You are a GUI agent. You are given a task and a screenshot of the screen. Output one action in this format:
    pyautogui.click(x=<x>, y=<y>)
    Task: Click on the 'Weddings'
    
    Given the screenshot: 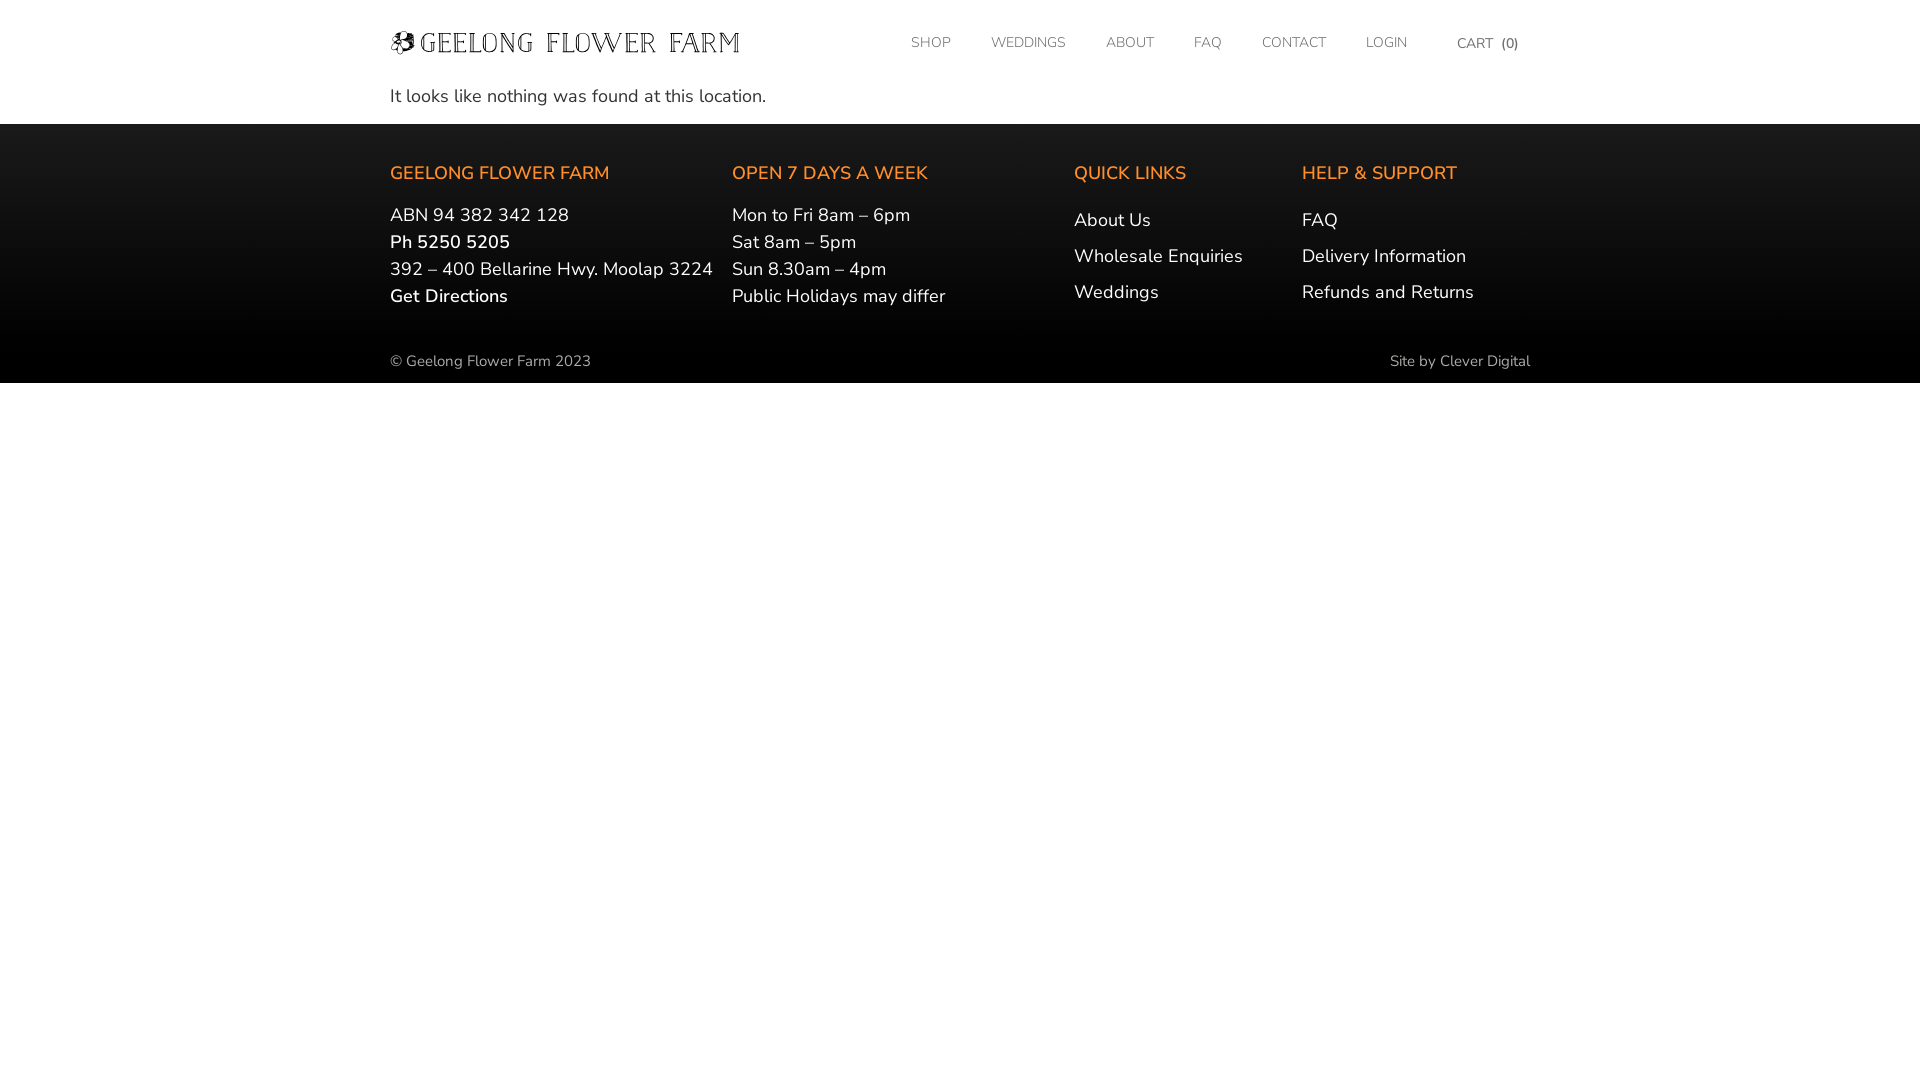 What is the action you would take?
    pyautogui.click(x=1182, y=292)
    